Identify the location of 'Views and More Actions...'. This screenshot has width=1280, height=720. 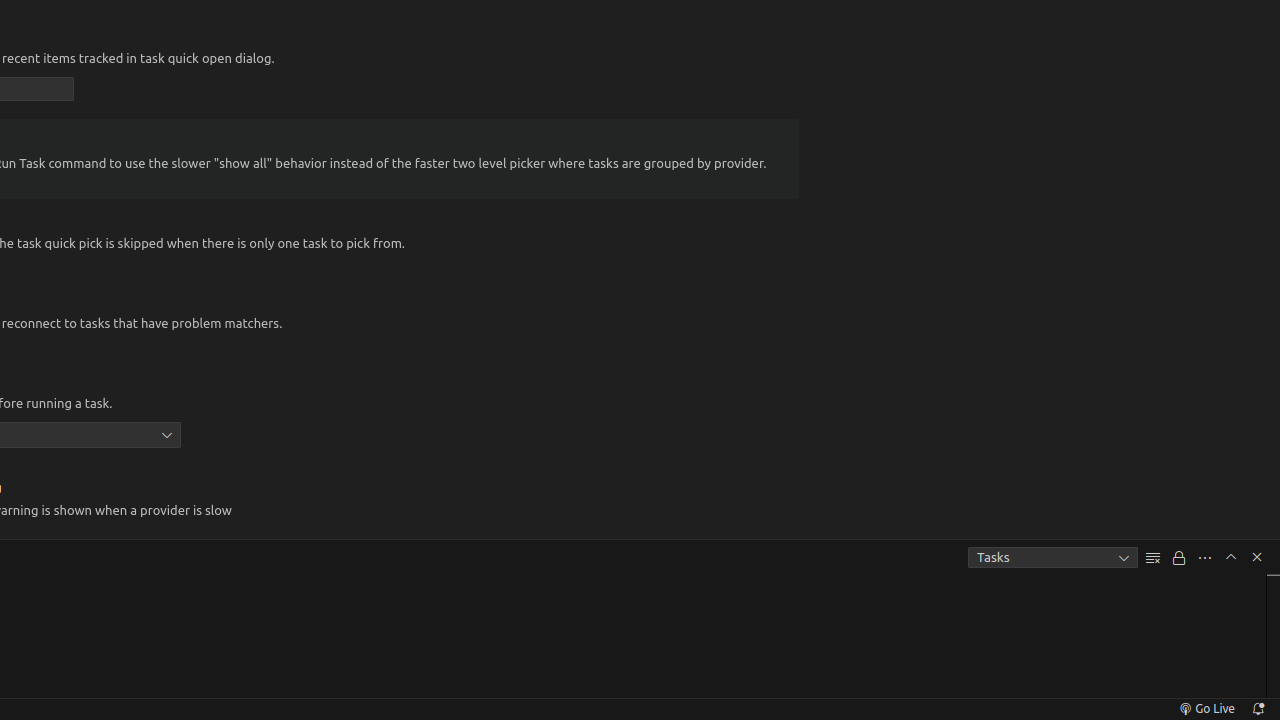
(1203, 557).